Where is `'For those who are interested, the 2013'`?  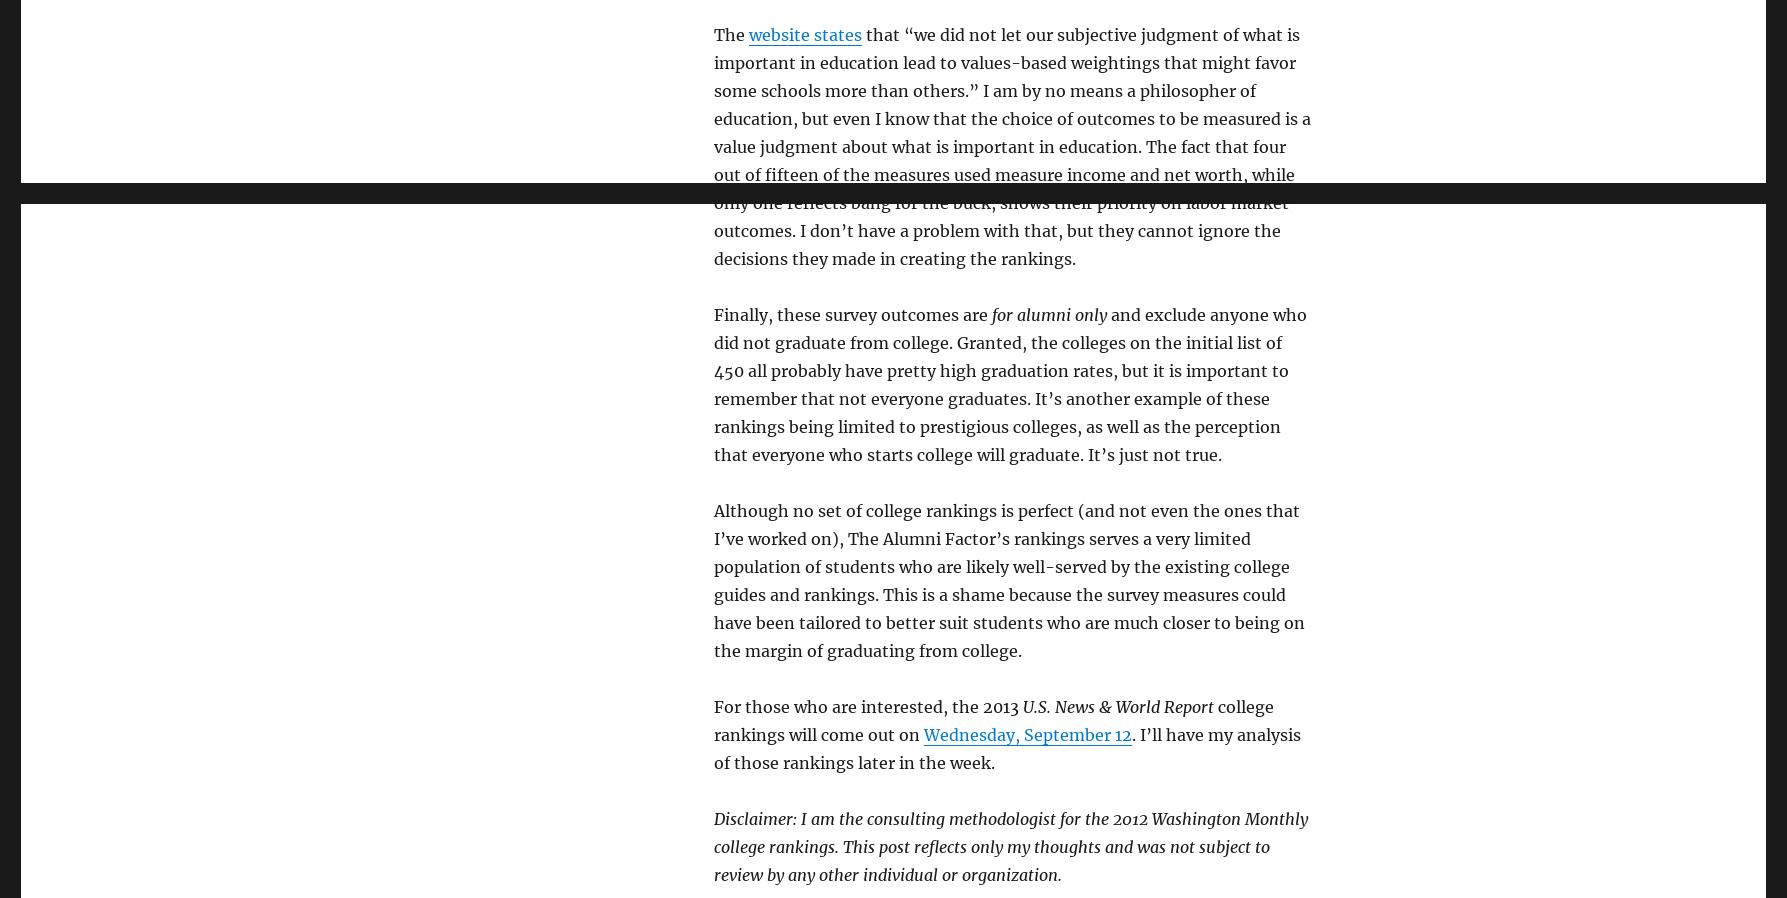
'For those who are interested, the 2013' is located at coordinates (712, 706).